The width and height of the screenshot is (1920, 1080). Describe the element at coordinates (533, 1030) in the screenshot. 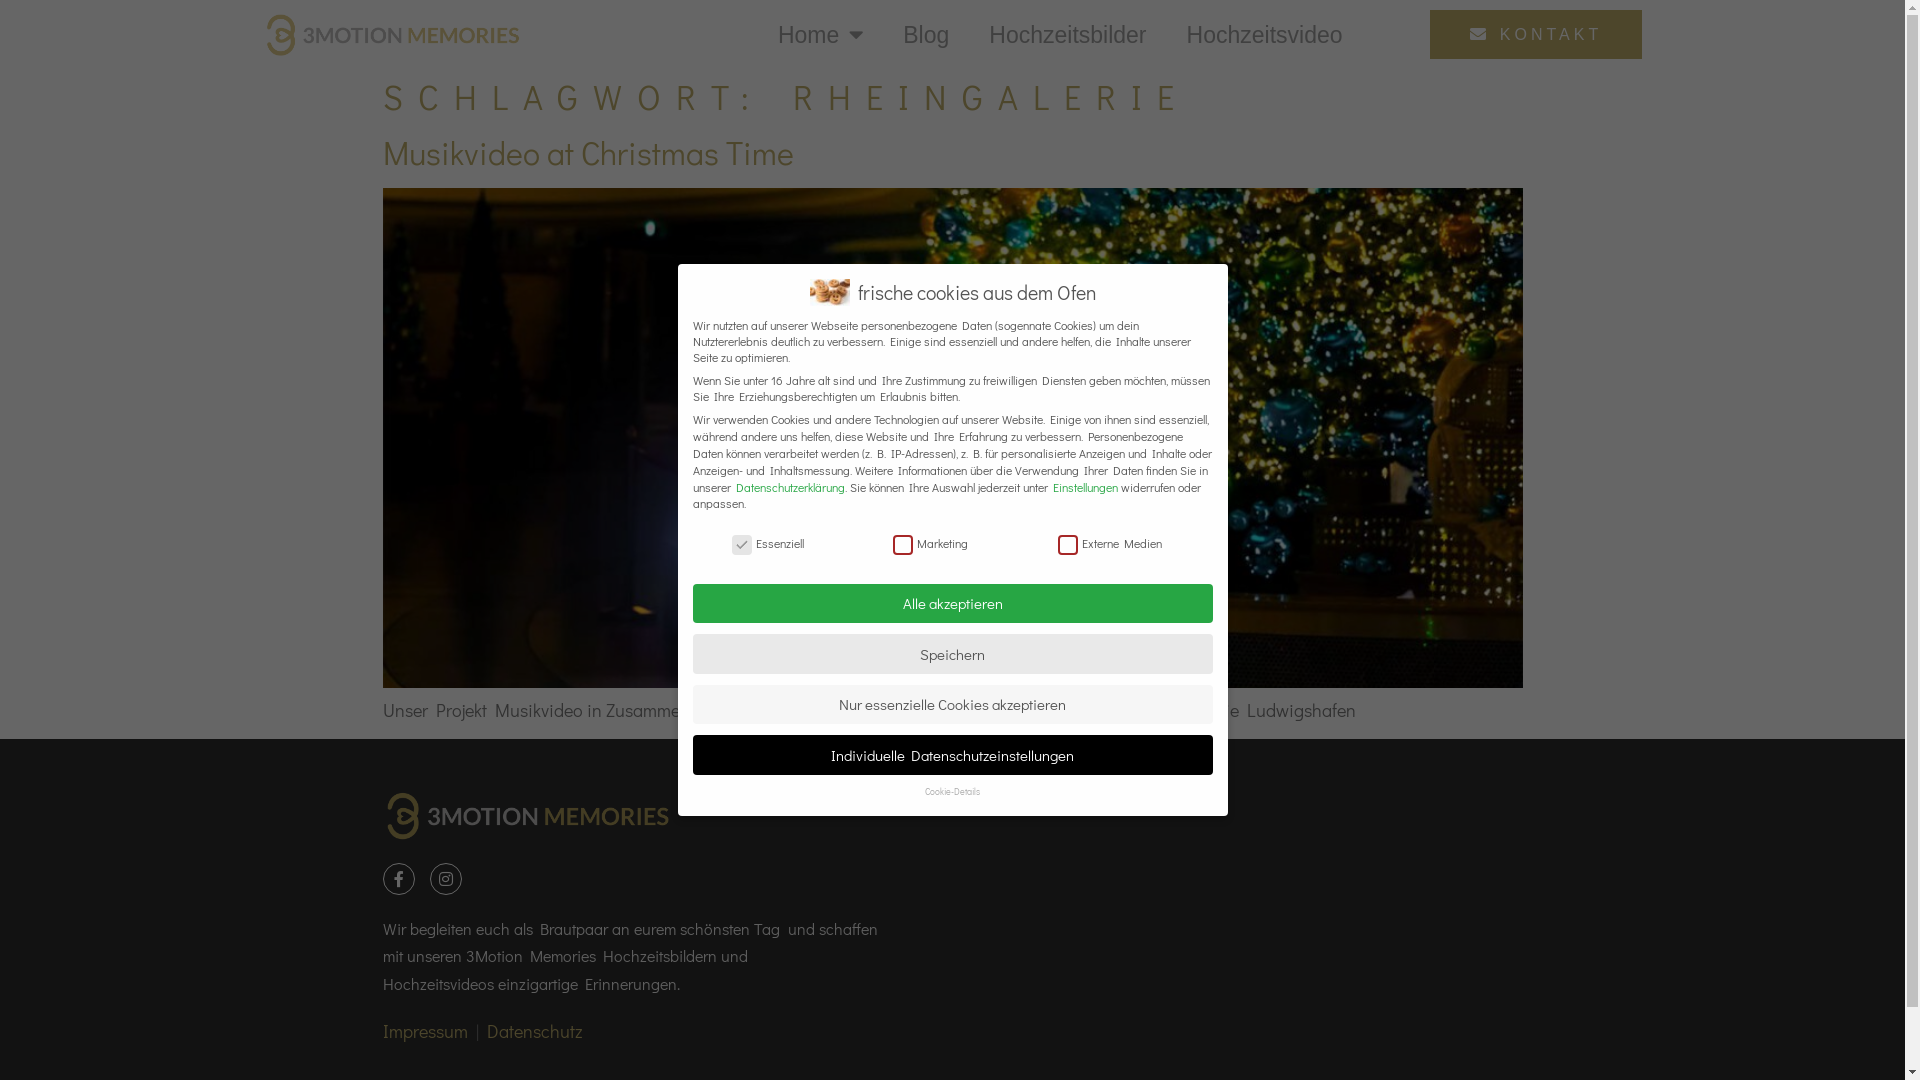

I see `'Datenschutz'` at that location.